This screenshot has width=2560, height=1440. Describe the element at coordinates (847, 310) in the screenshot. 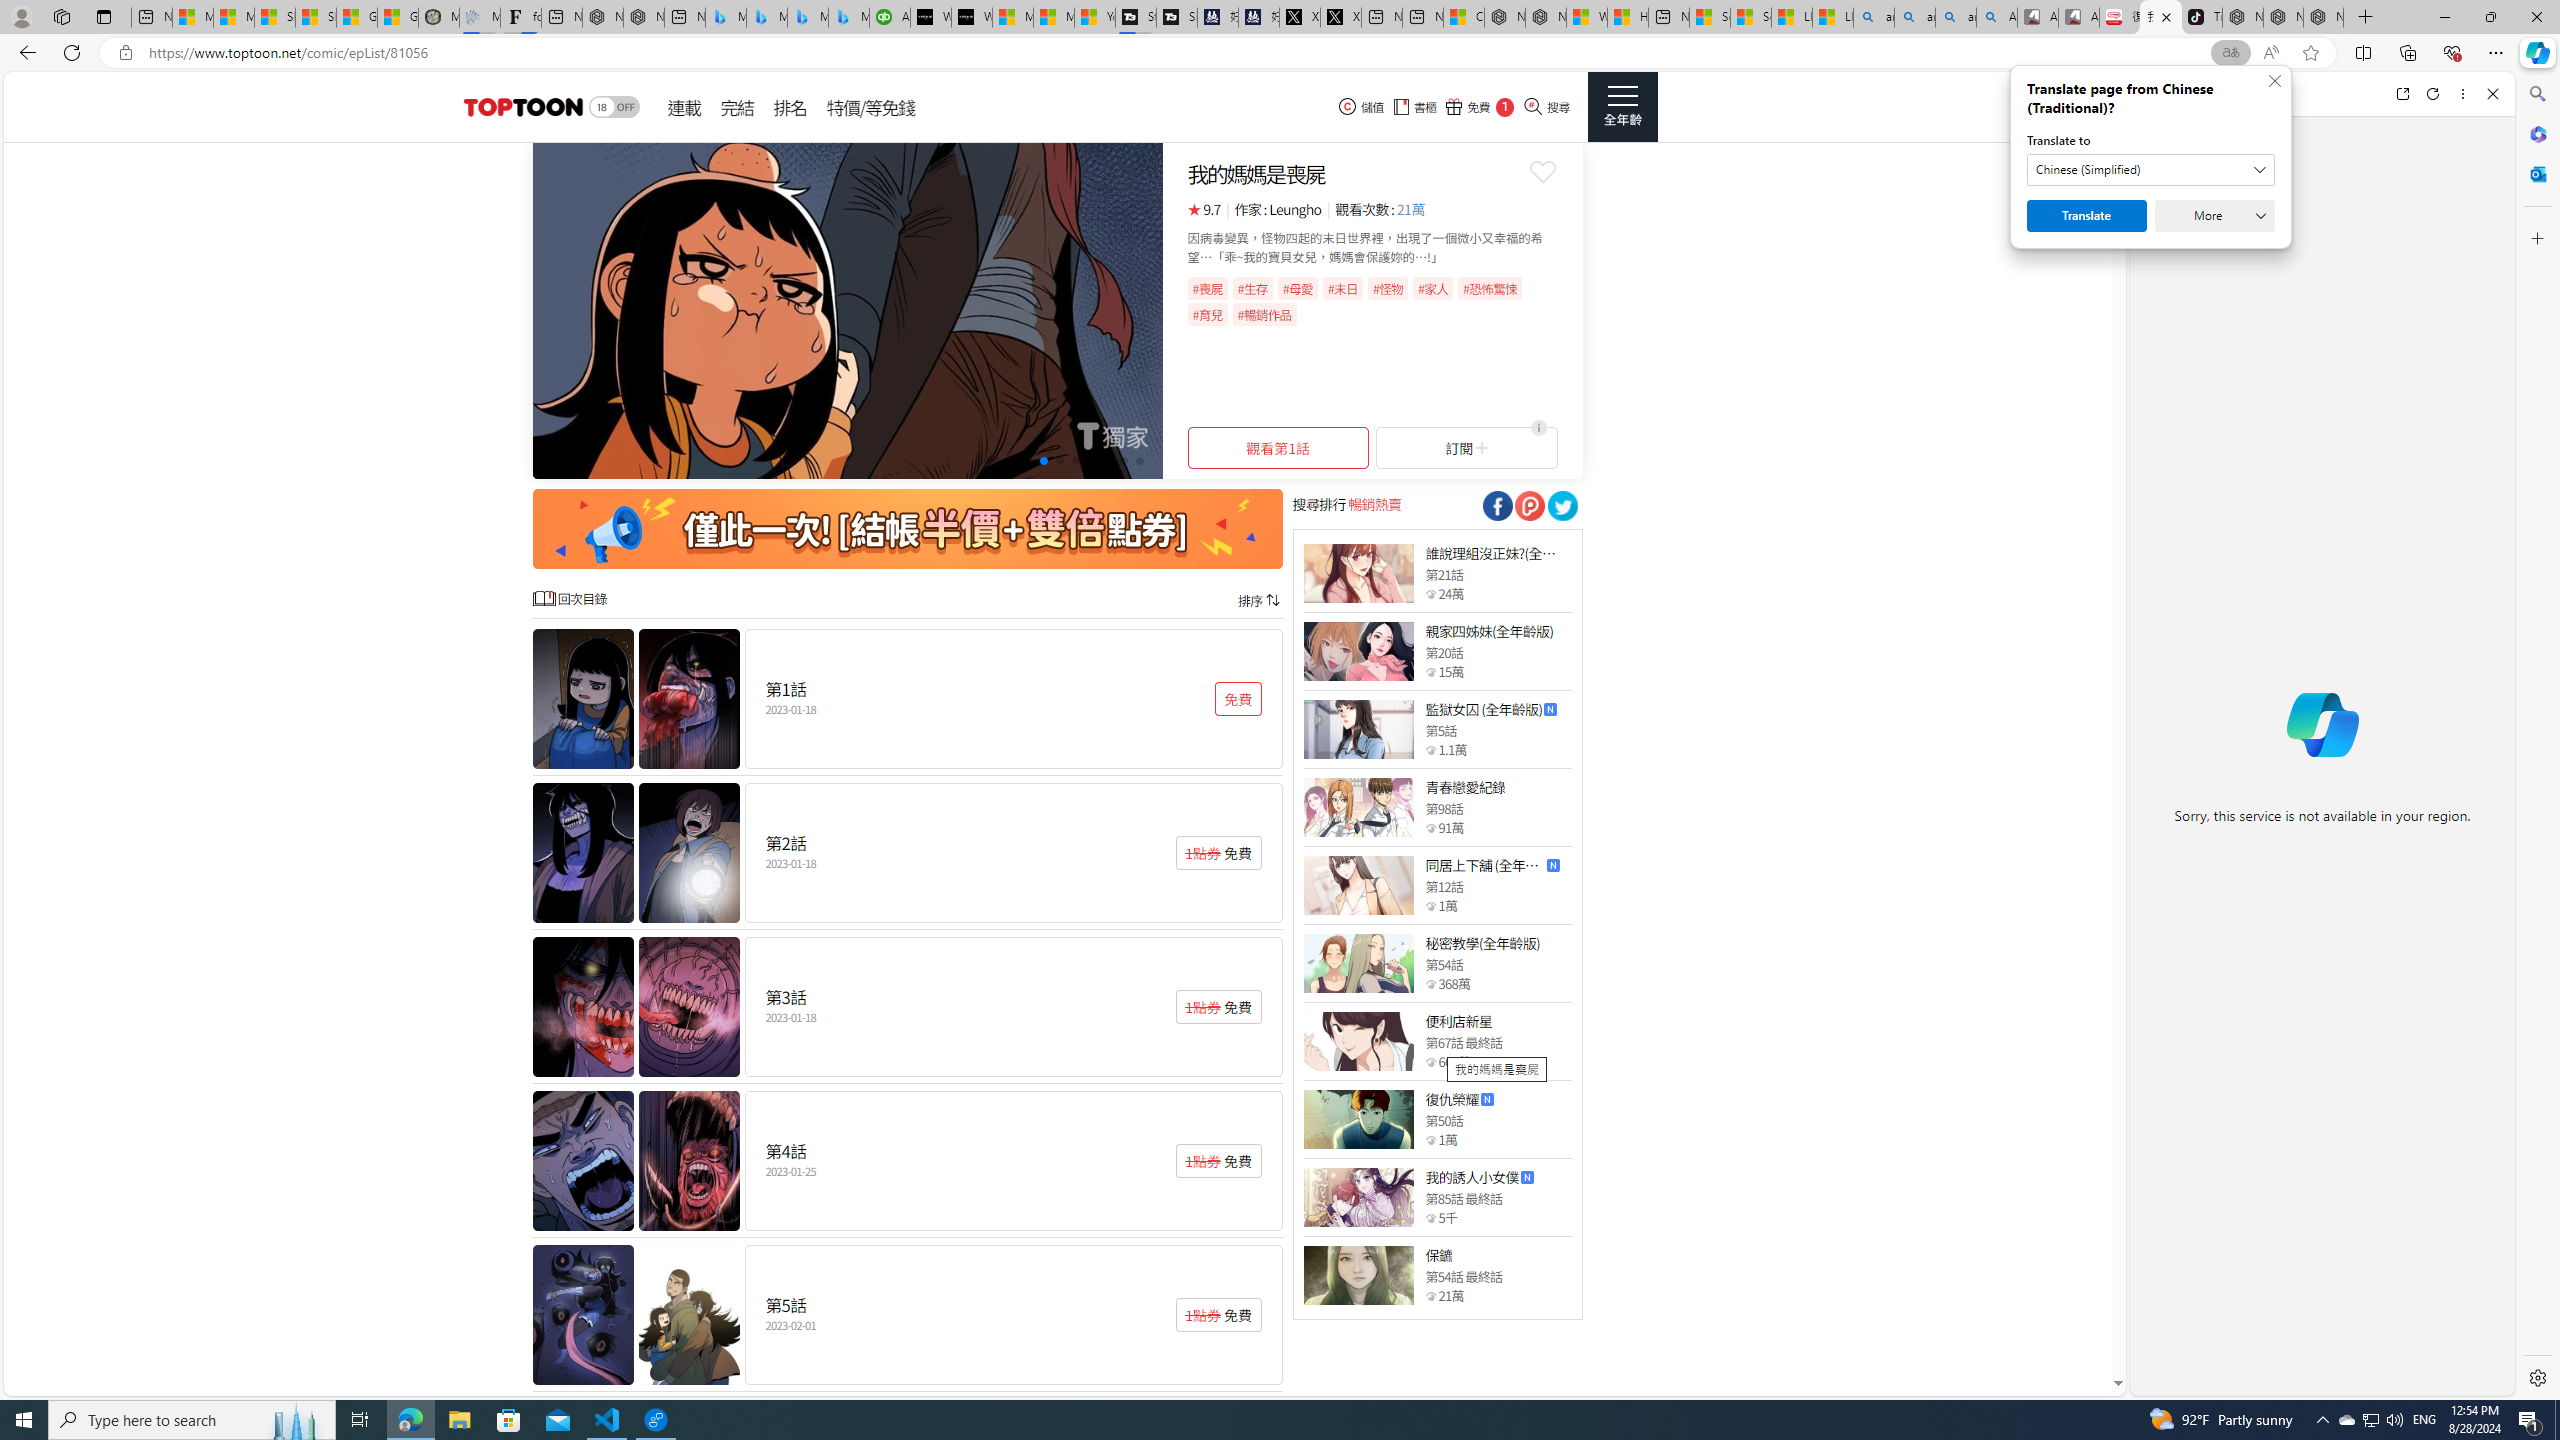

I see `'Class: swiper-slide swiper-slide-next'` at that location.